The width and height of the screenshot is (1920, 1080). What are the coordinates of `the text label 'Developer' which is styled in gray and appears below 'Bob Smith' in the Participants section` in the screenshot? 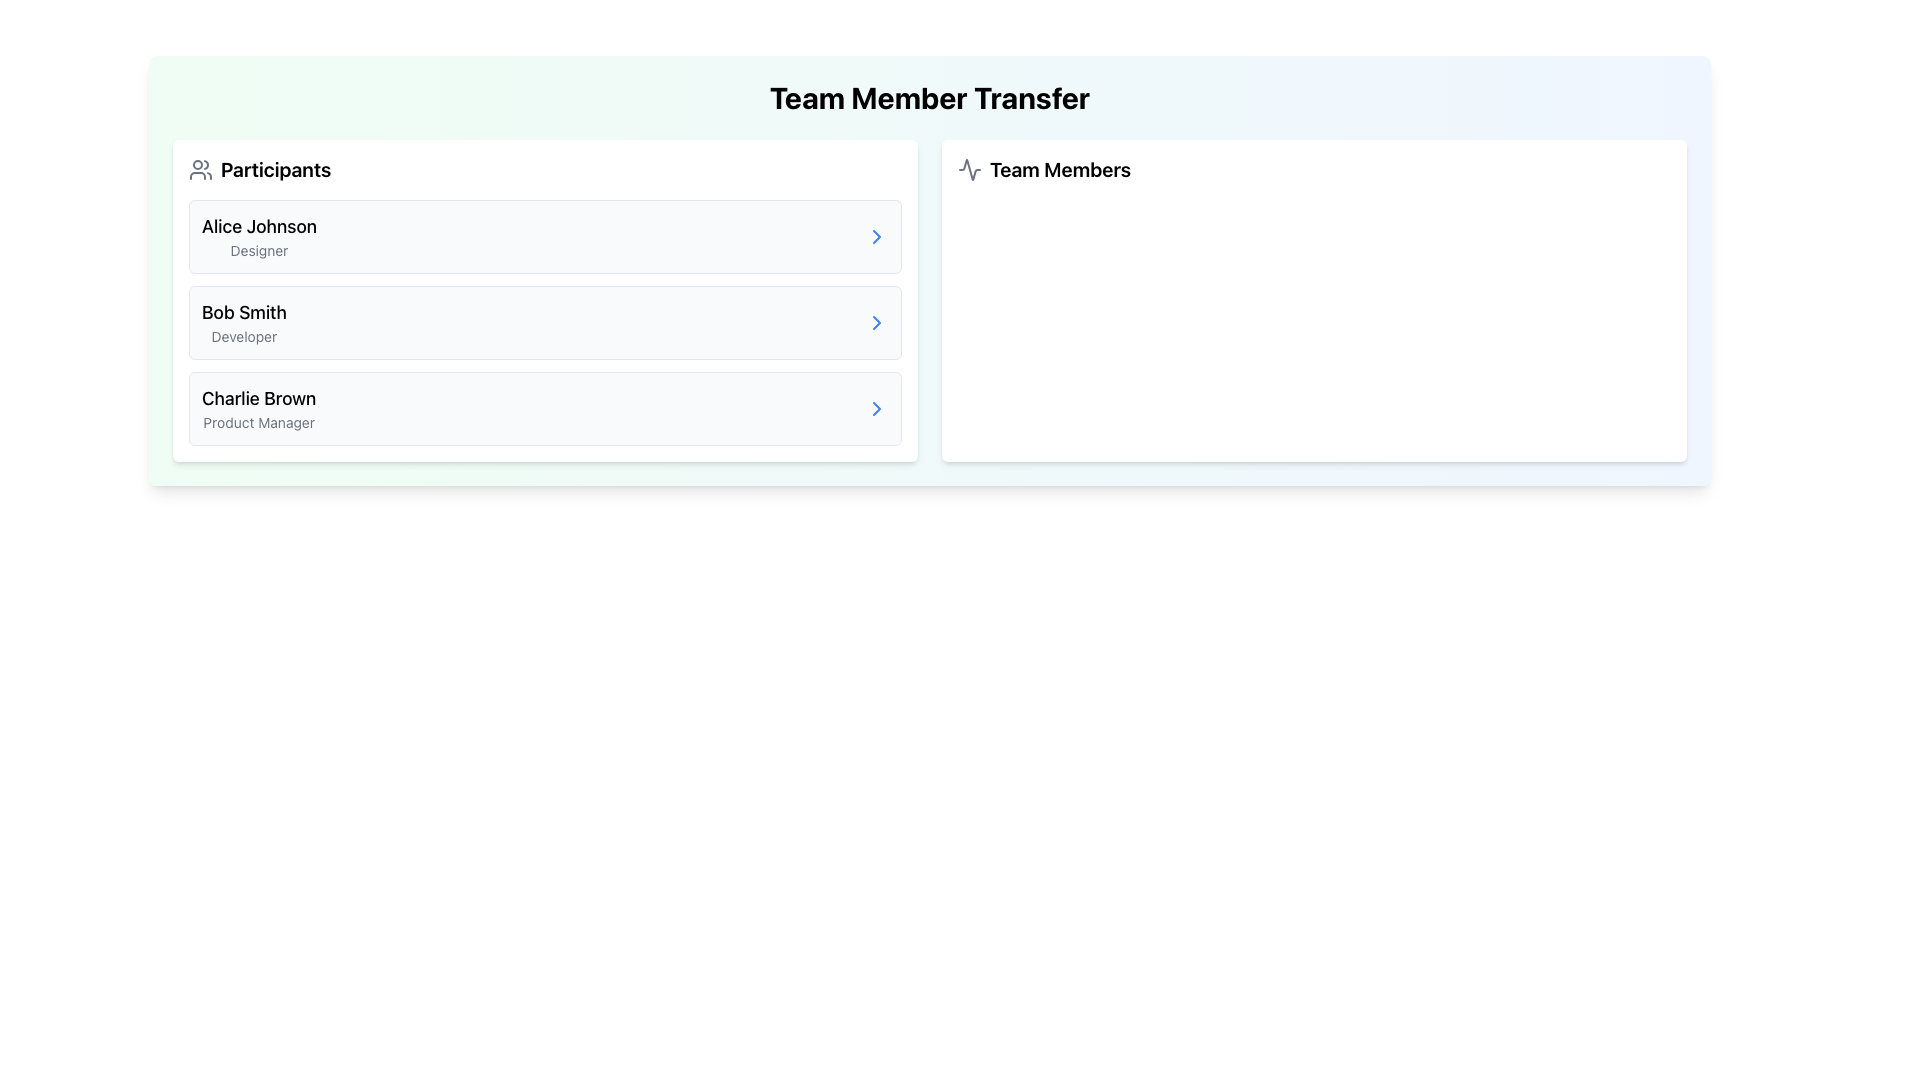 It's located at (243, 335).